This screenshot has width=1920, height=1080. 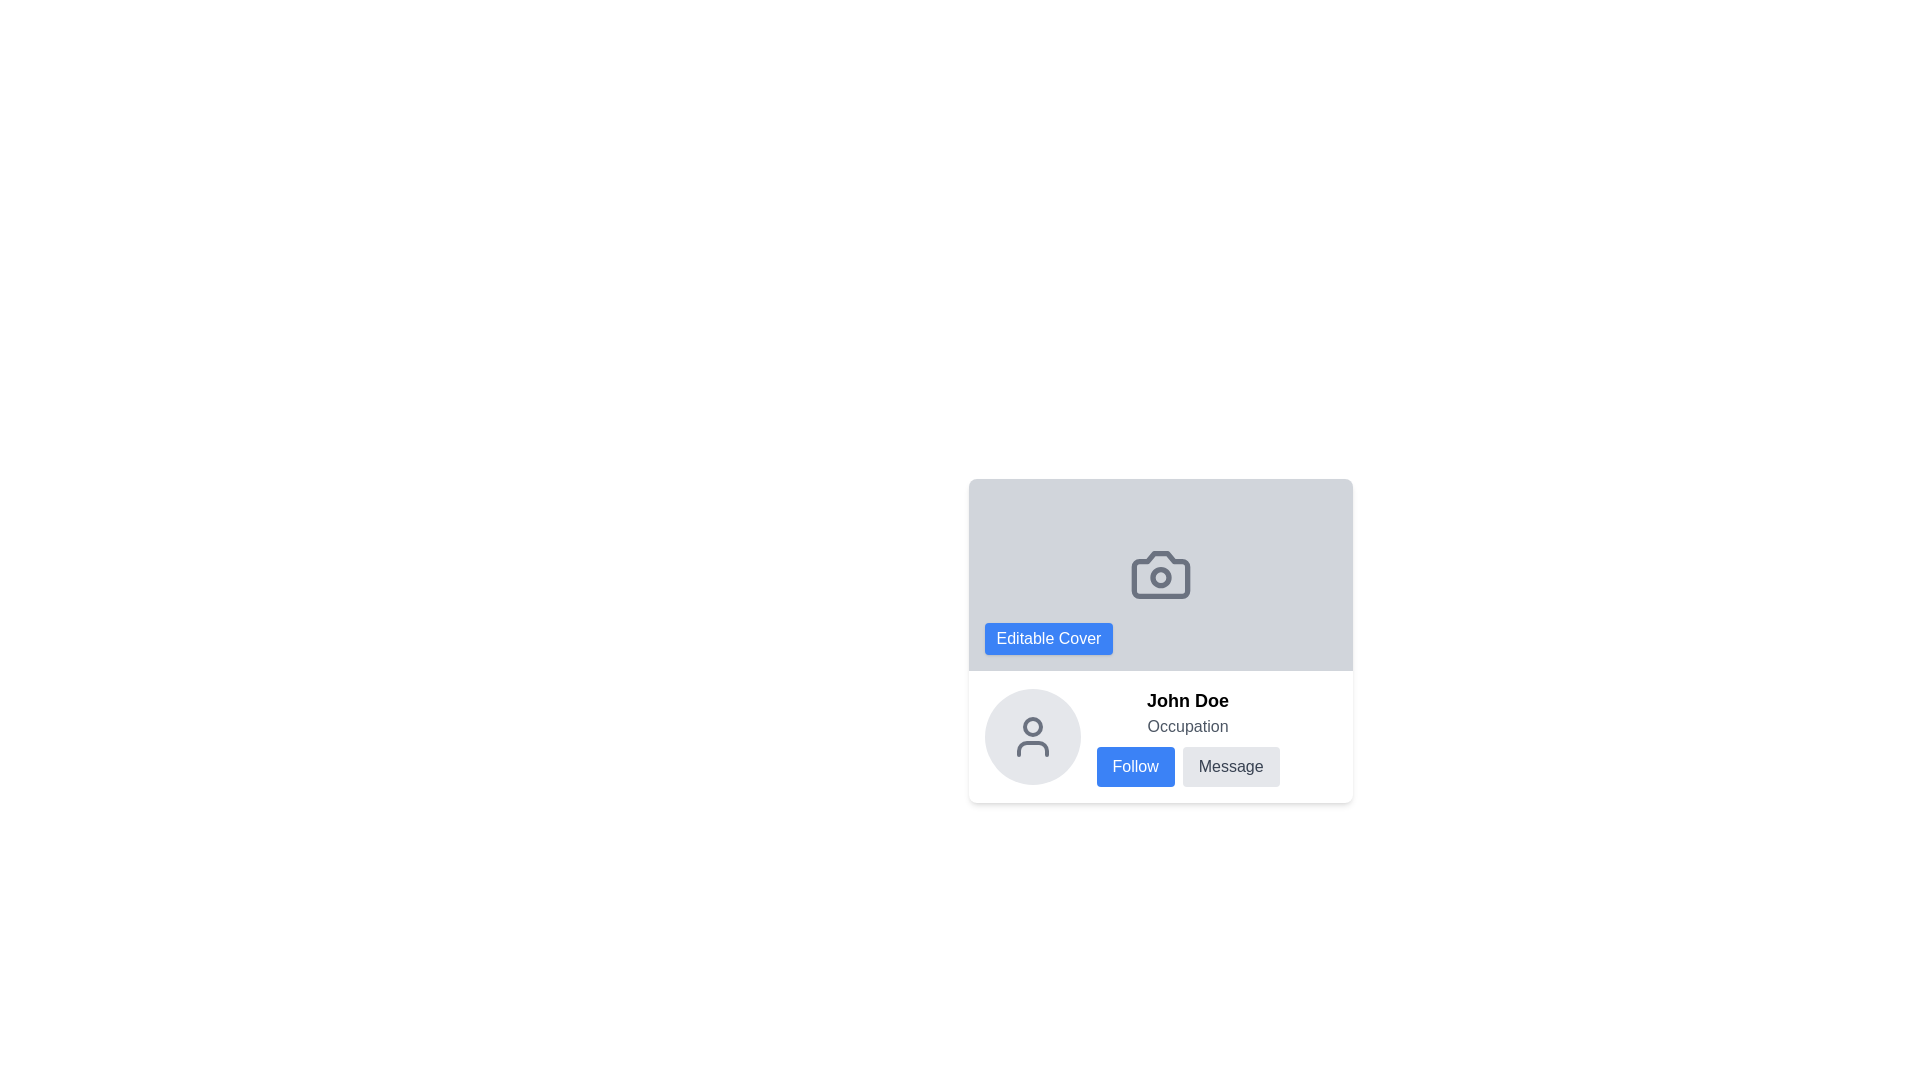 What do you see at coordinates (1032, 736) in the screenshot?
I see `the Image Placeholder representing the user's profile image located in the left-half of the profile card section` at bounding box center [1032, 736].